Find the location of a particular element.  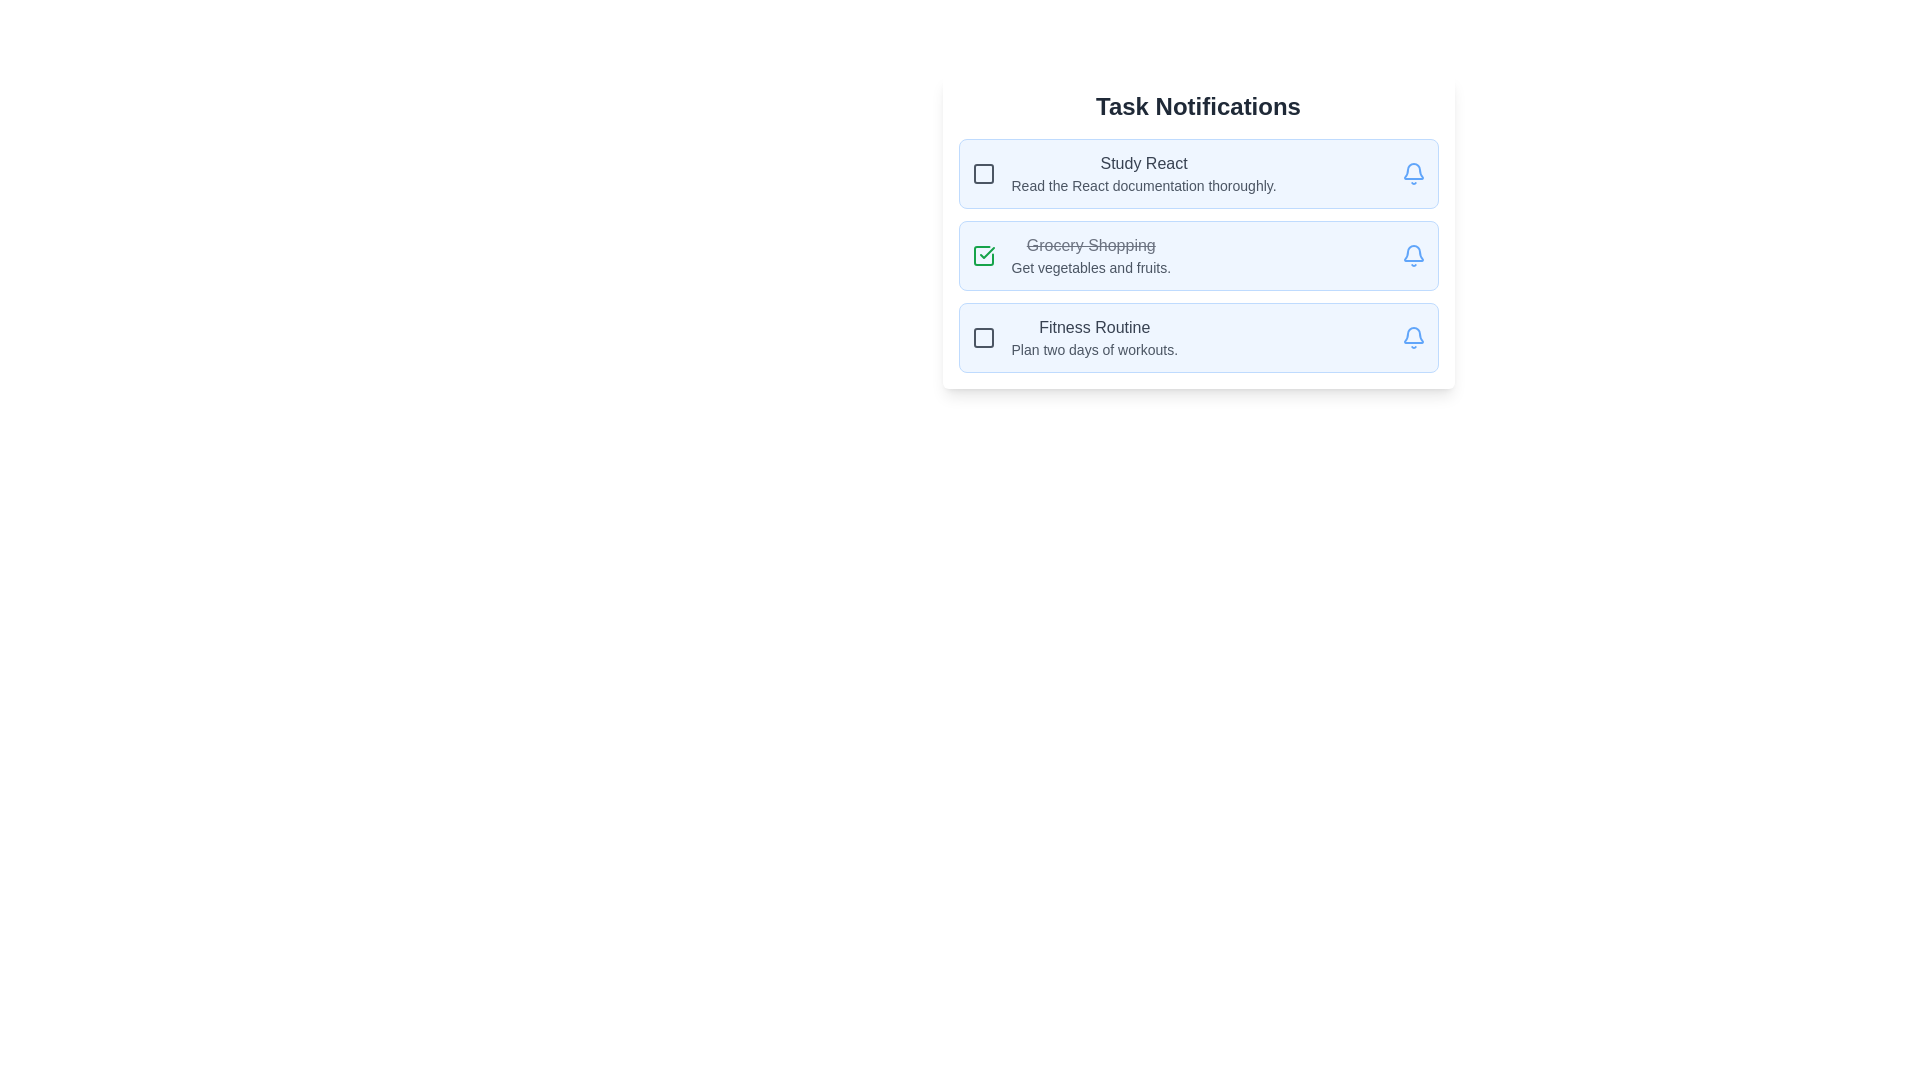

the checkbox icon of the 'Fitness Routine' notification item to mark the task as completed is located at coordinates (1073, 337).